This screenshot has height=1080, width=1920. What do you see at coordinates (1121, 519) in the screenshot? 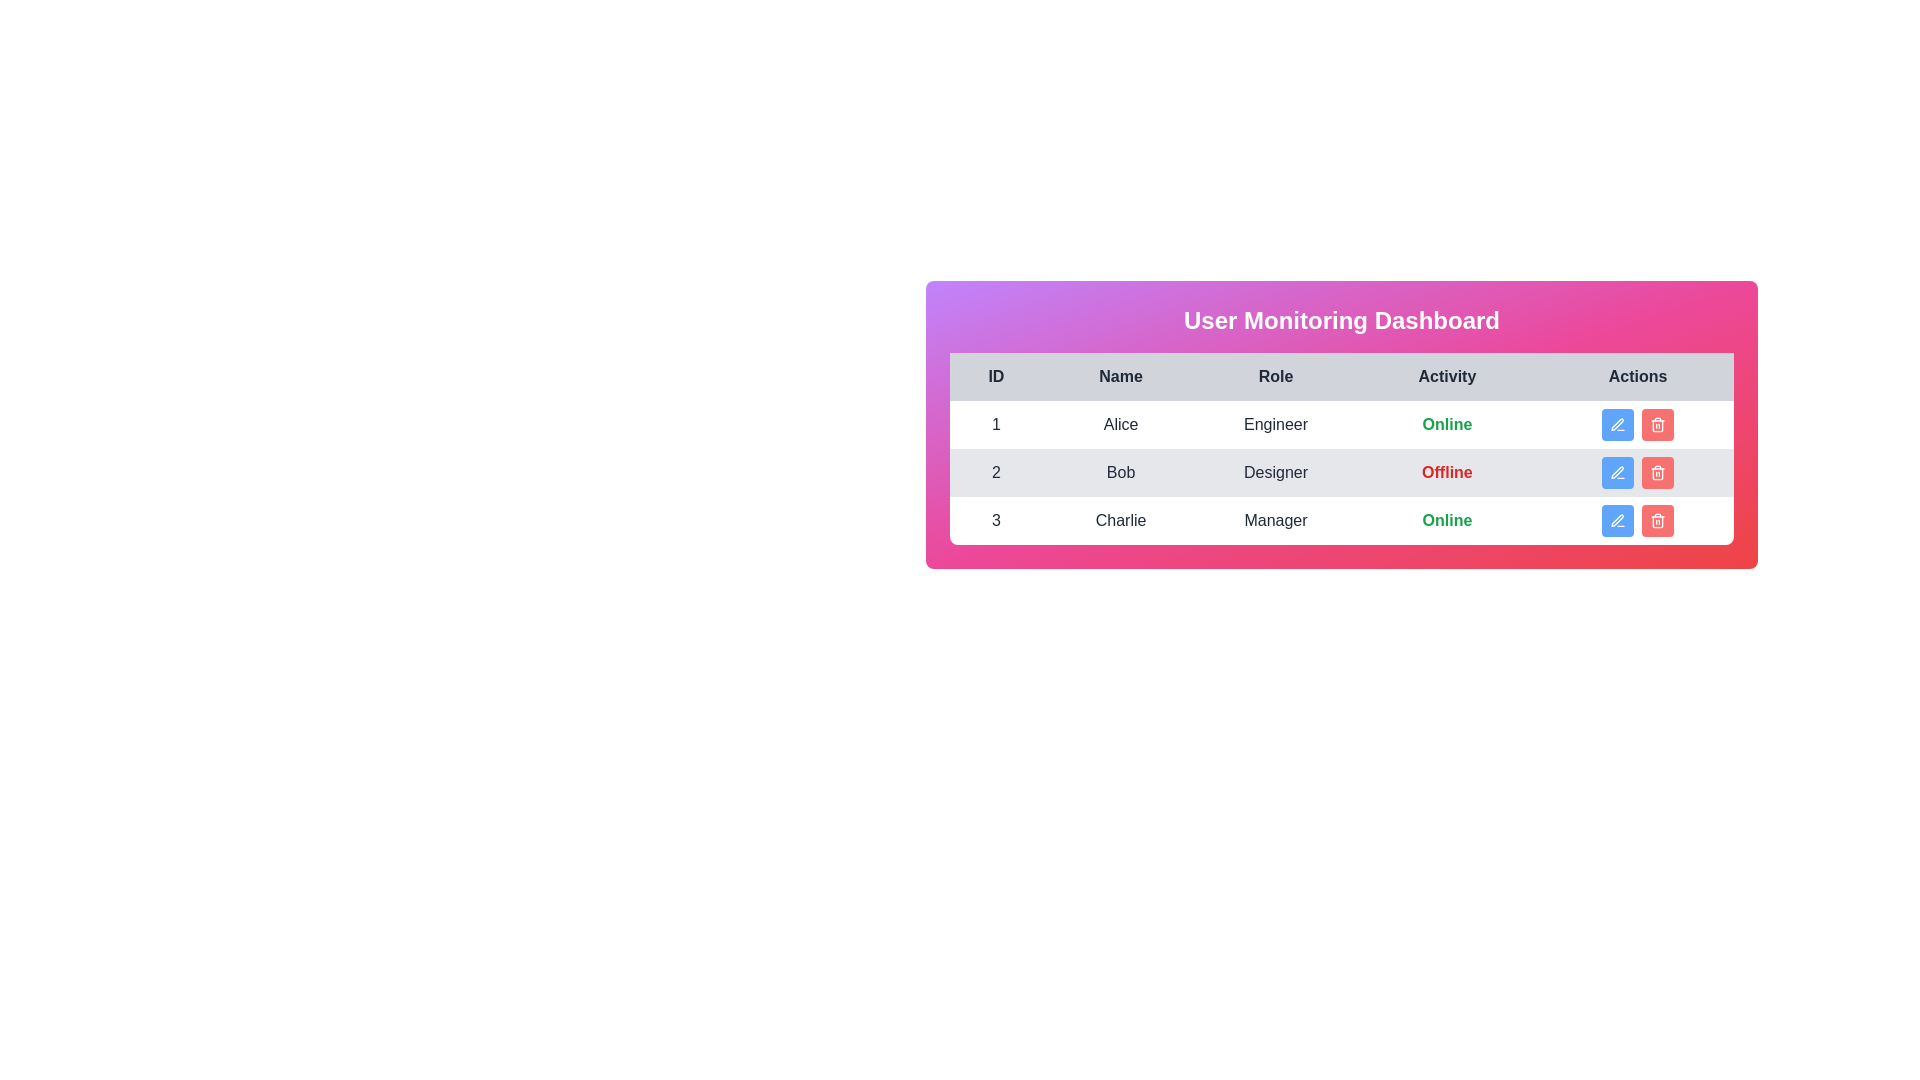
I see `the user name Charlie to select or edit their name` at bounding box center [1121, 519].